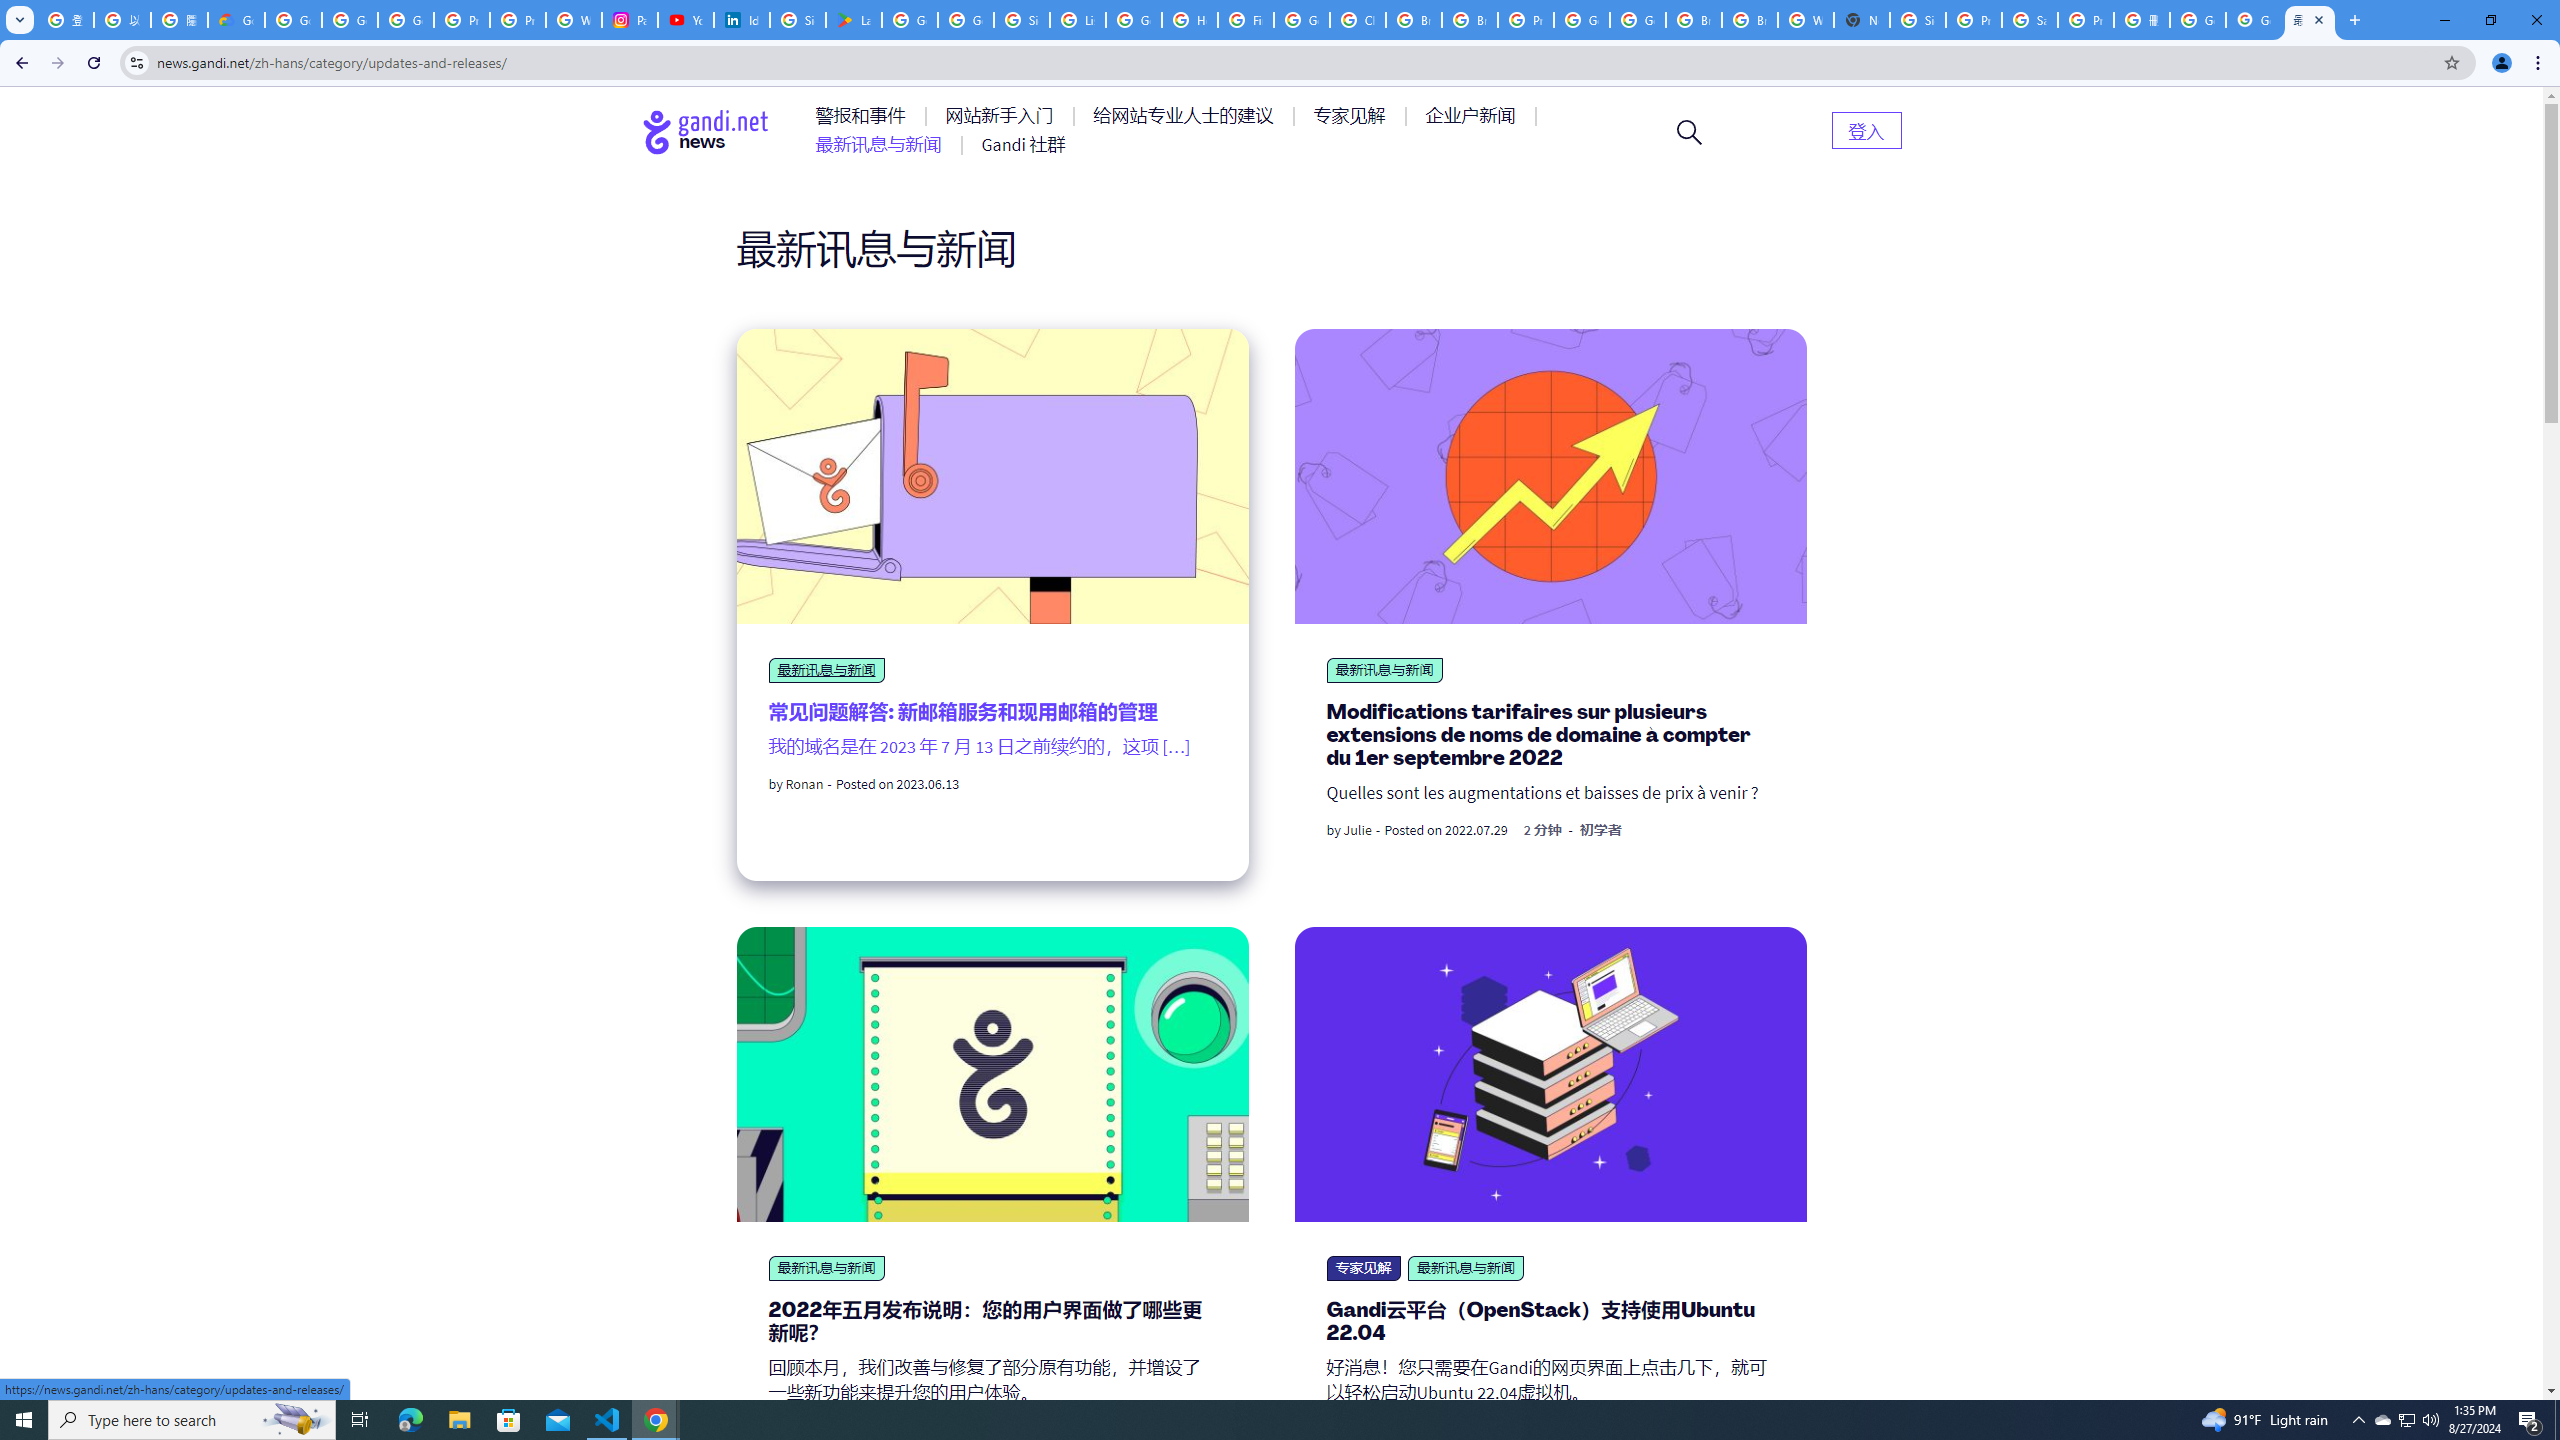 The height and width of the screenshot is (1440, 2560). Describe the element at coordinates (1581, 19) in the screenshot. I see `'Google Cloud Platform'` at that location.